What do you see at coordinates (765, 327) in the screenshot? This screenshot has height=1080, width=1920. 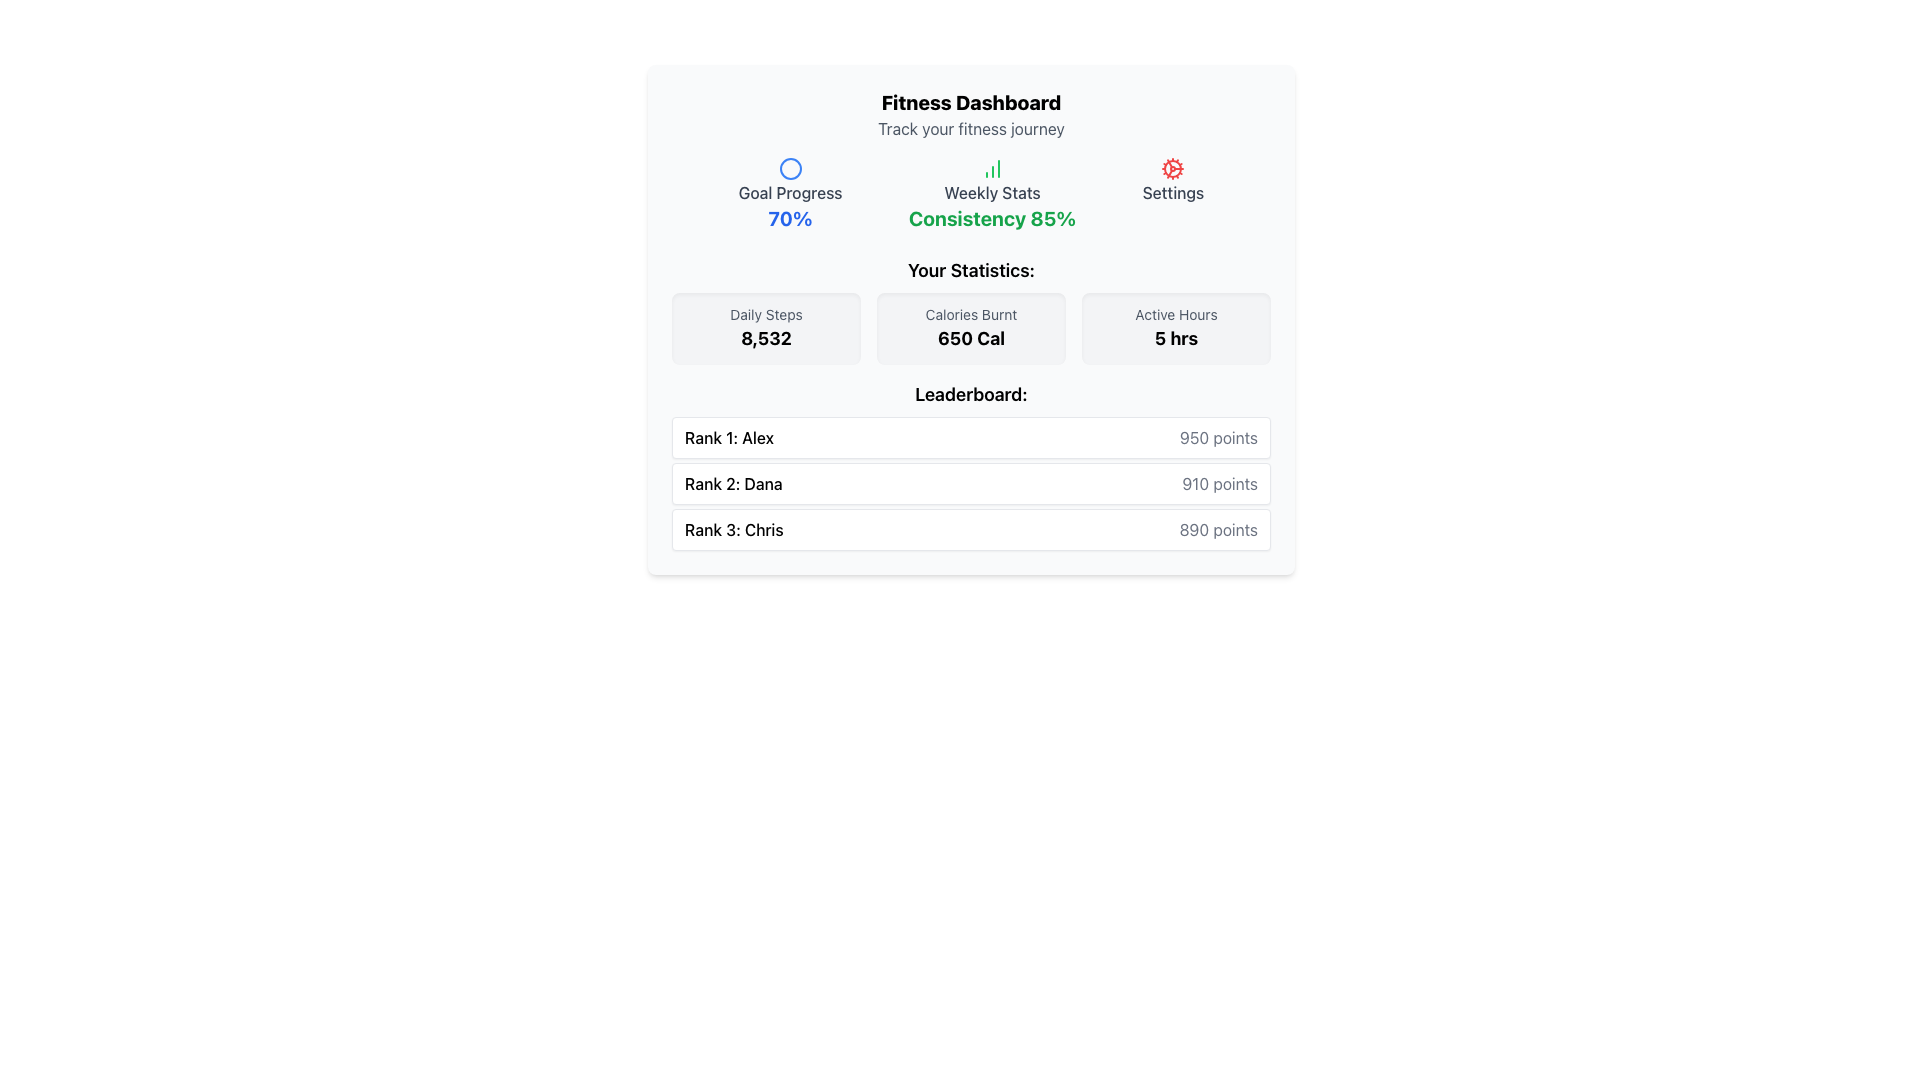 I see `the Informational card displaying 'Daily Steps' with the value '8,532' in a light gray background` at bounding box center [765, 327].